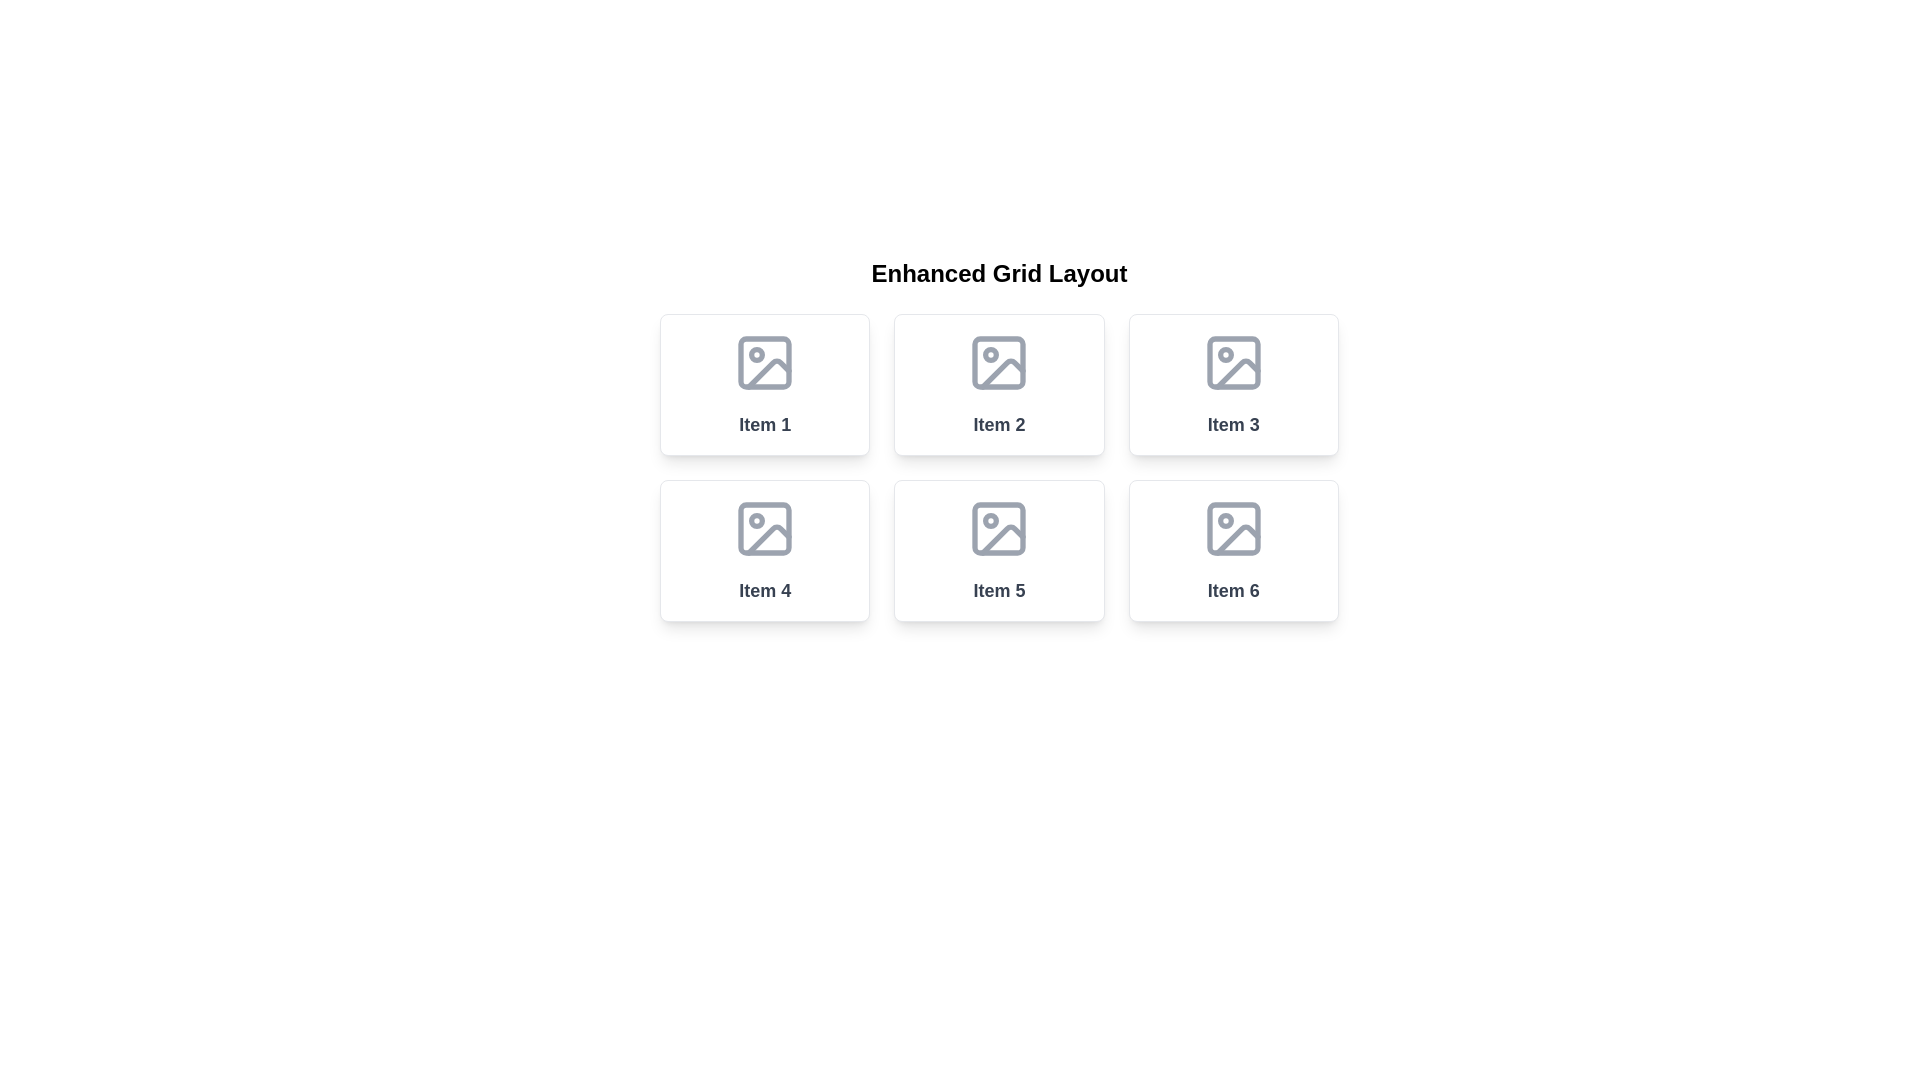 The image size is (1920, 1080). What do you see at coordinates (991, 519) in the screenshot?
I see `the visual marker within the SVG graphic located in the fifth grid item labeled 'Item 5'` at bounding box center [991, 519].